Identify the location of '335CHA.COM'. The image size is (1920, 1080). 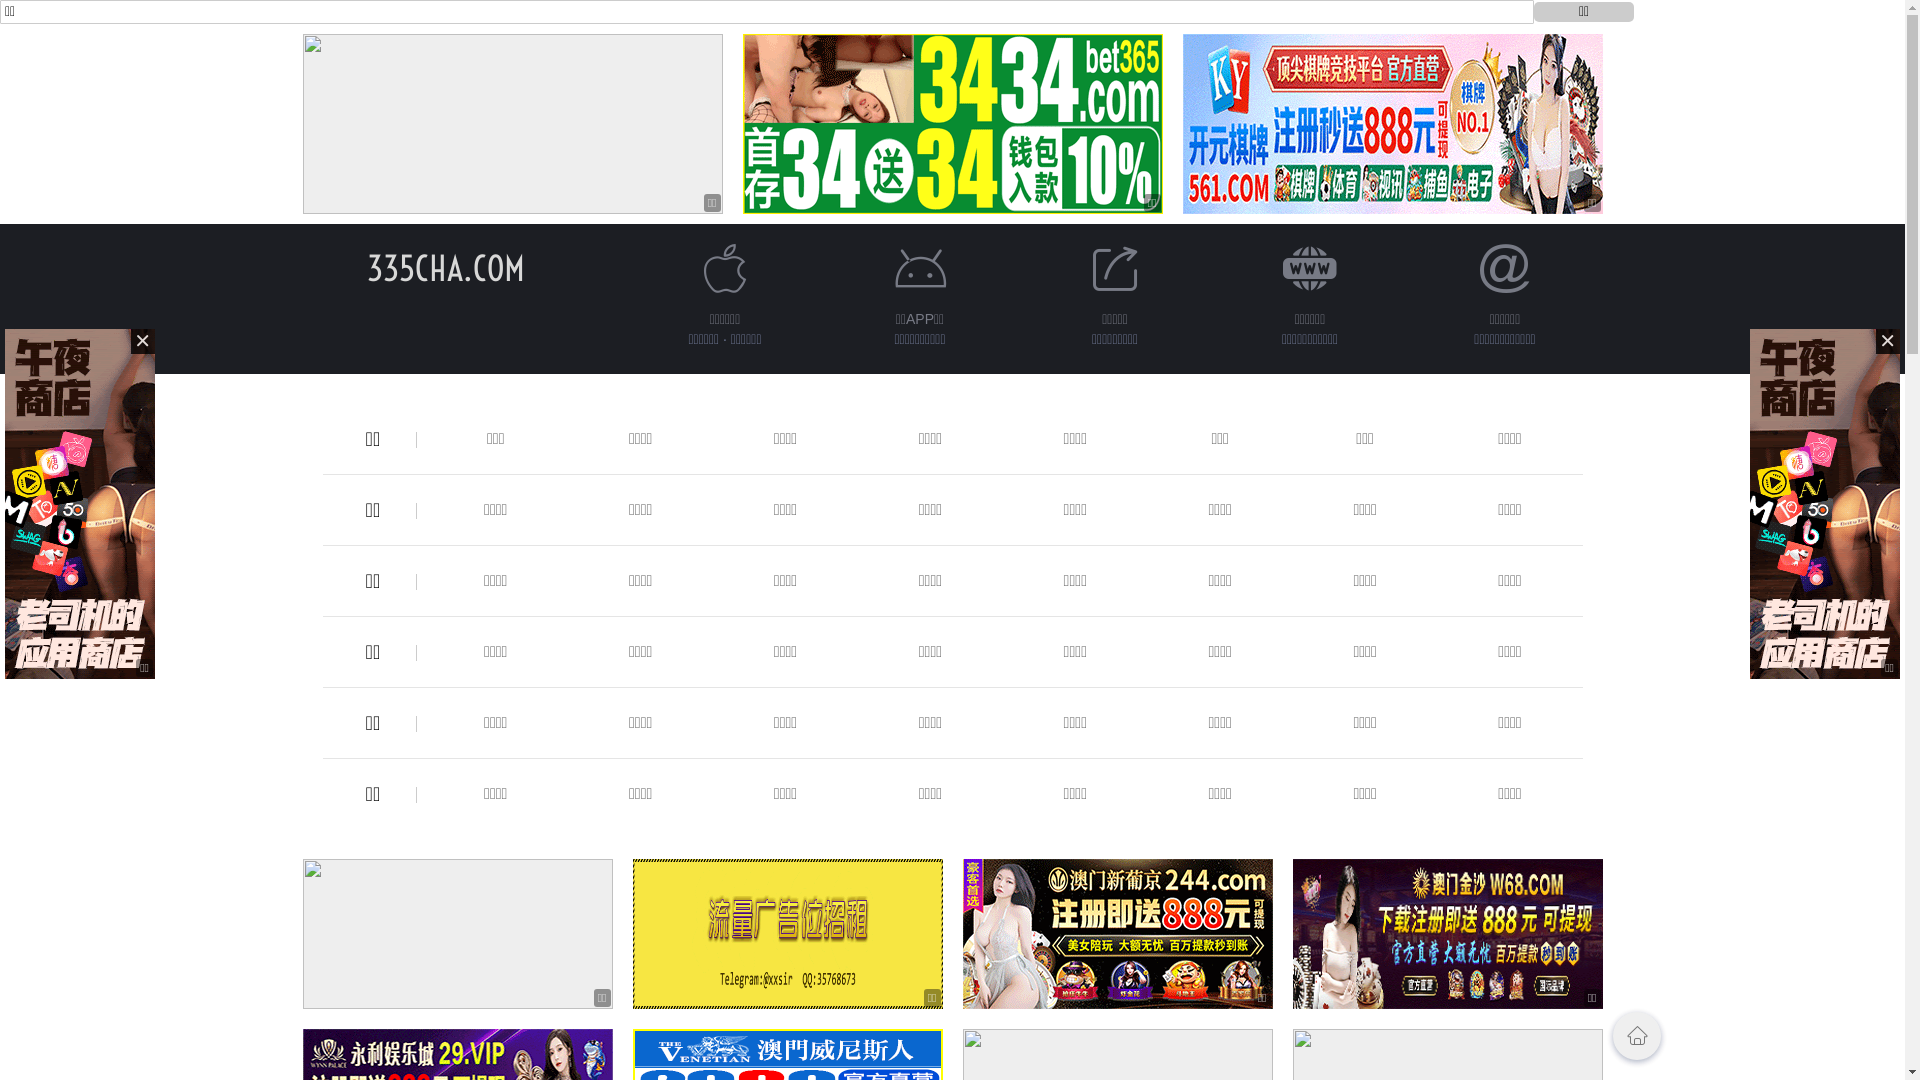
(444, 267).